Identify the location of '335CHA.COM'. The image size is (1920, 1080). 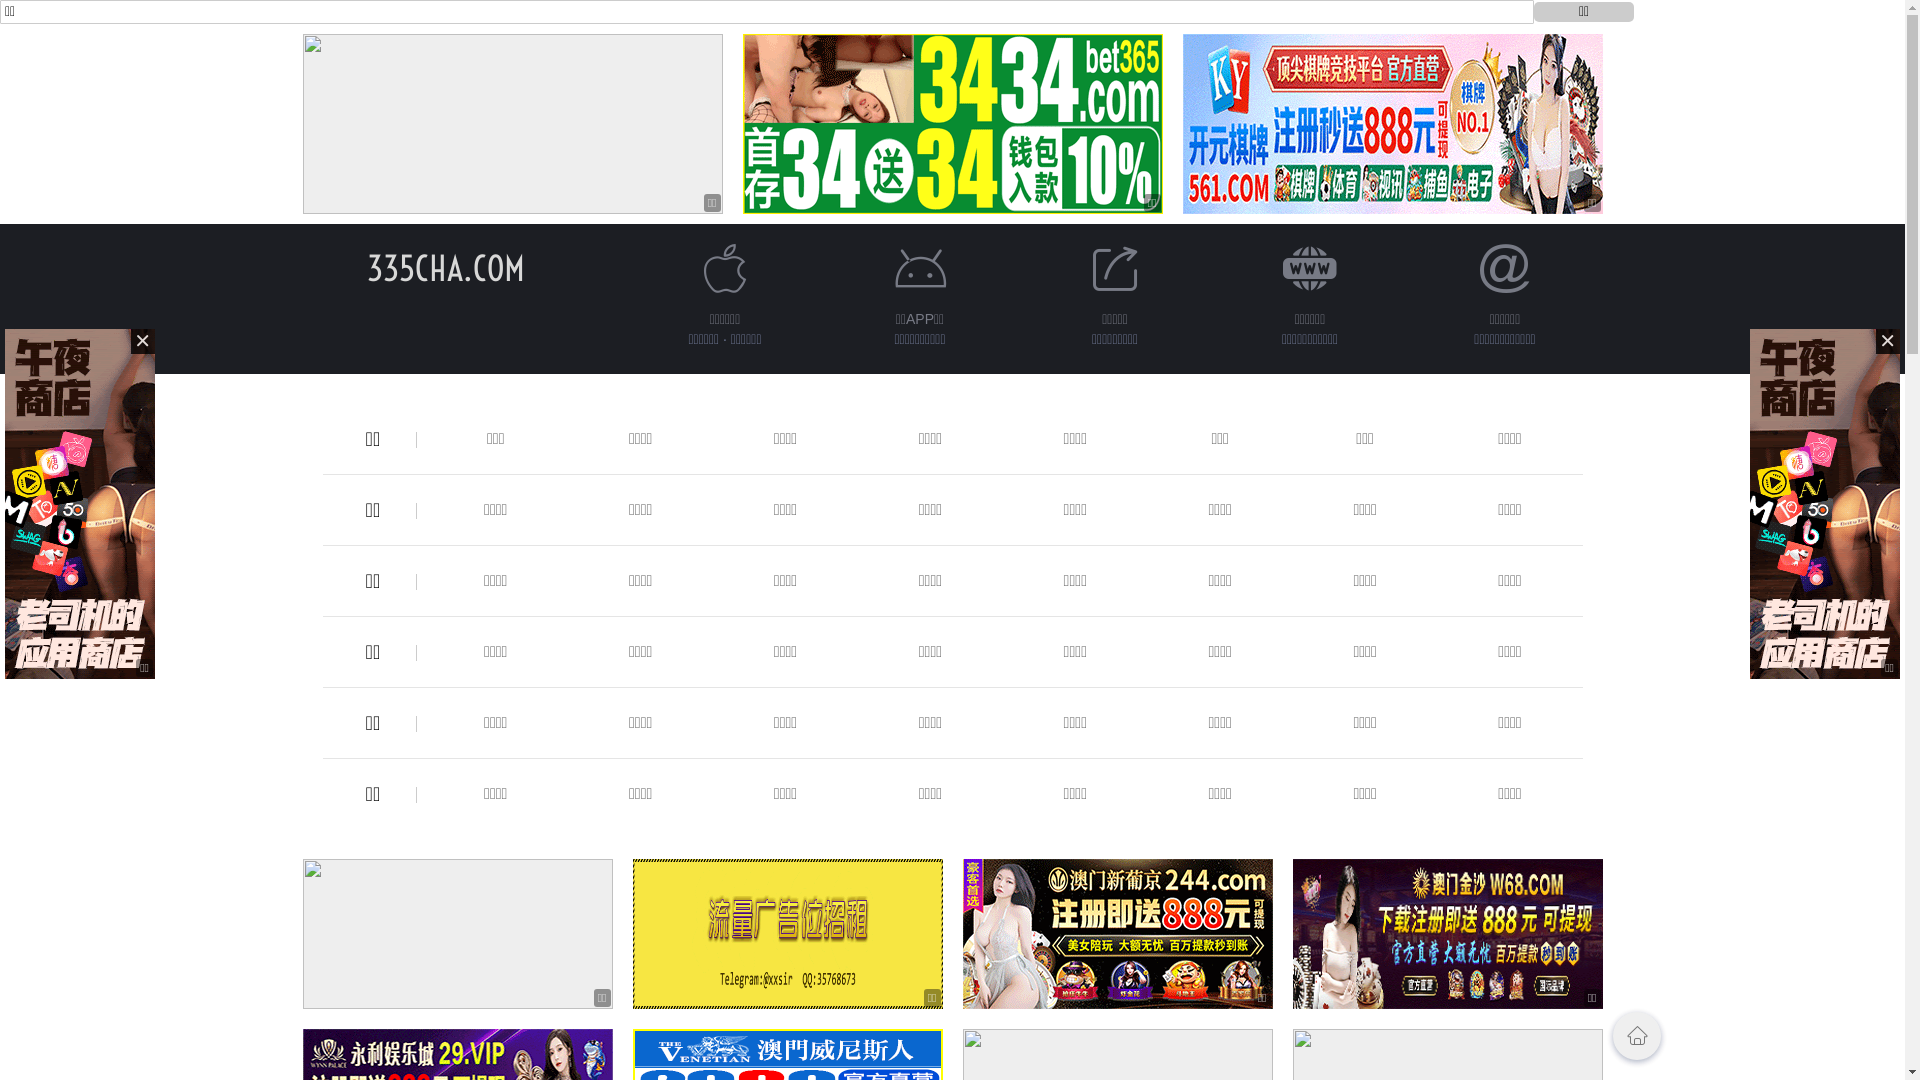
(444, 267).